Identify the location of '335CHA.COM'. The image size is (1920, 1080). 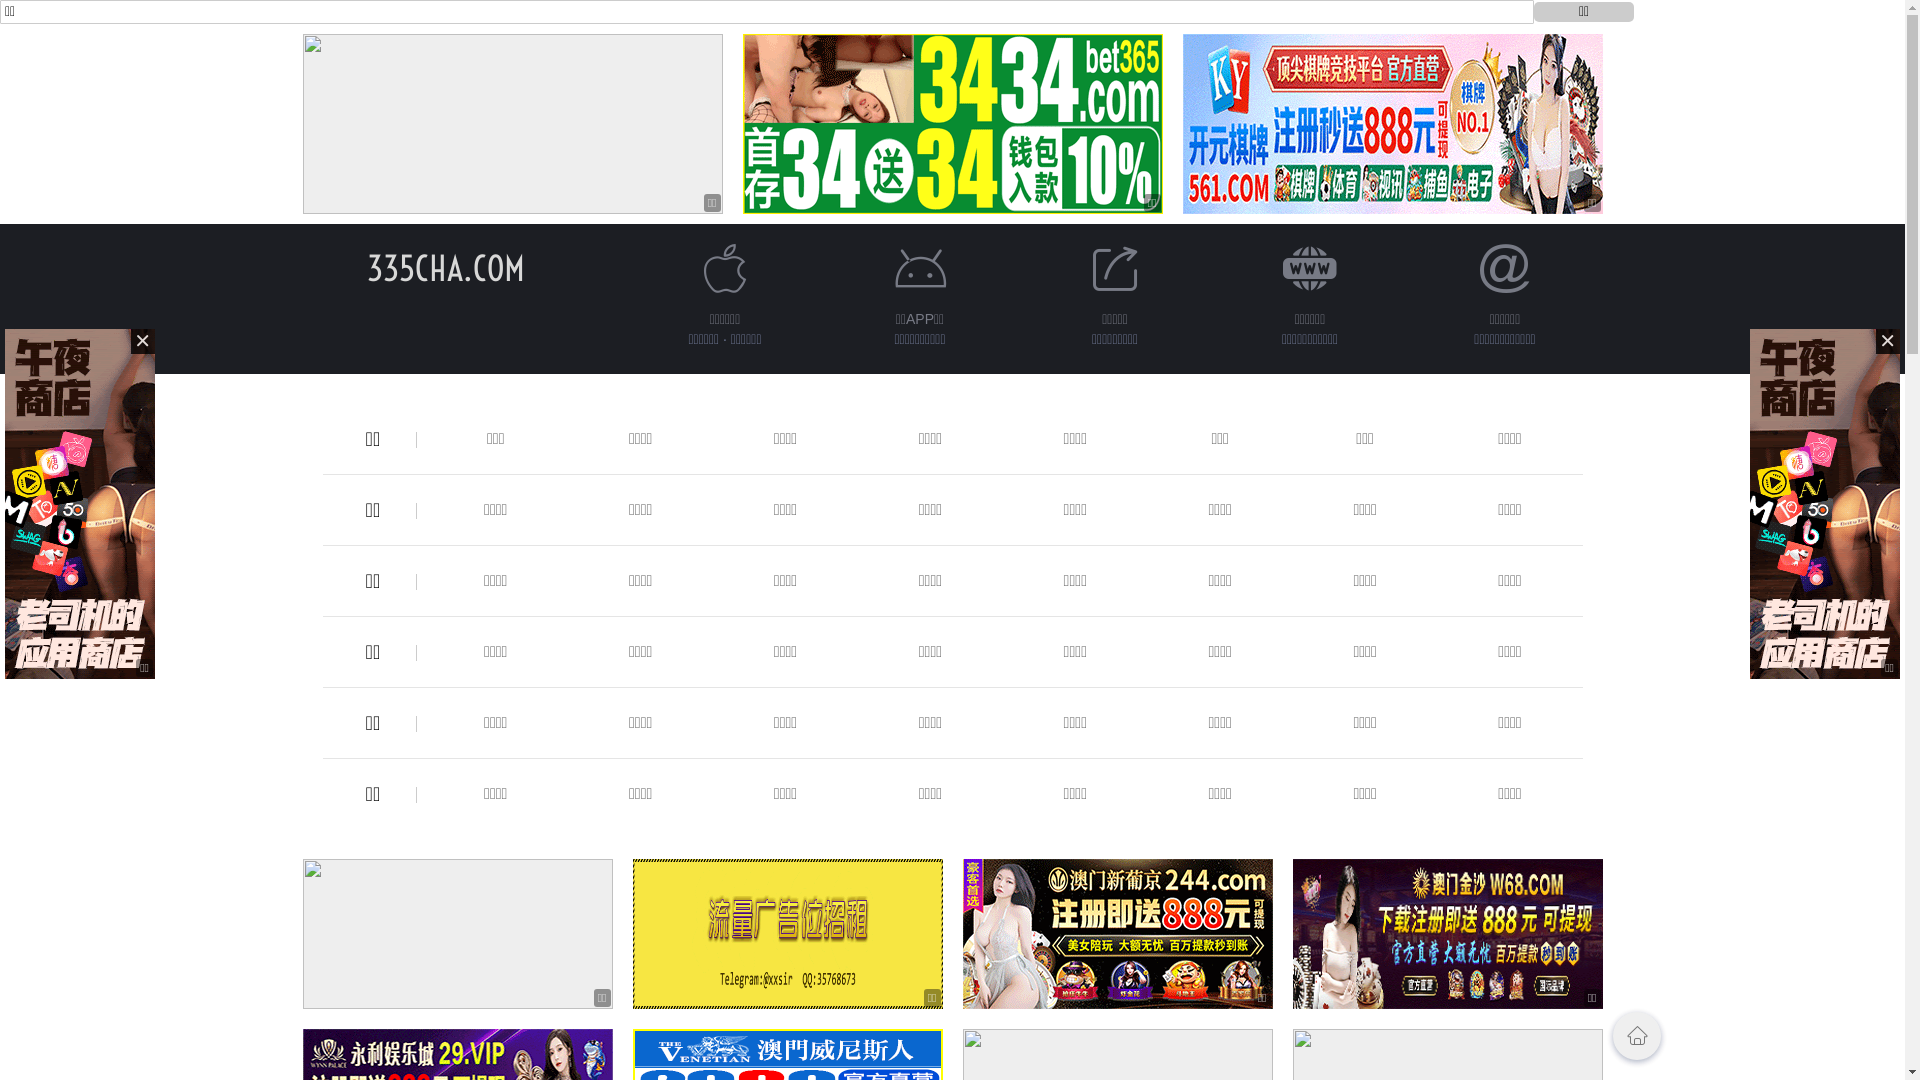
(444, 267).